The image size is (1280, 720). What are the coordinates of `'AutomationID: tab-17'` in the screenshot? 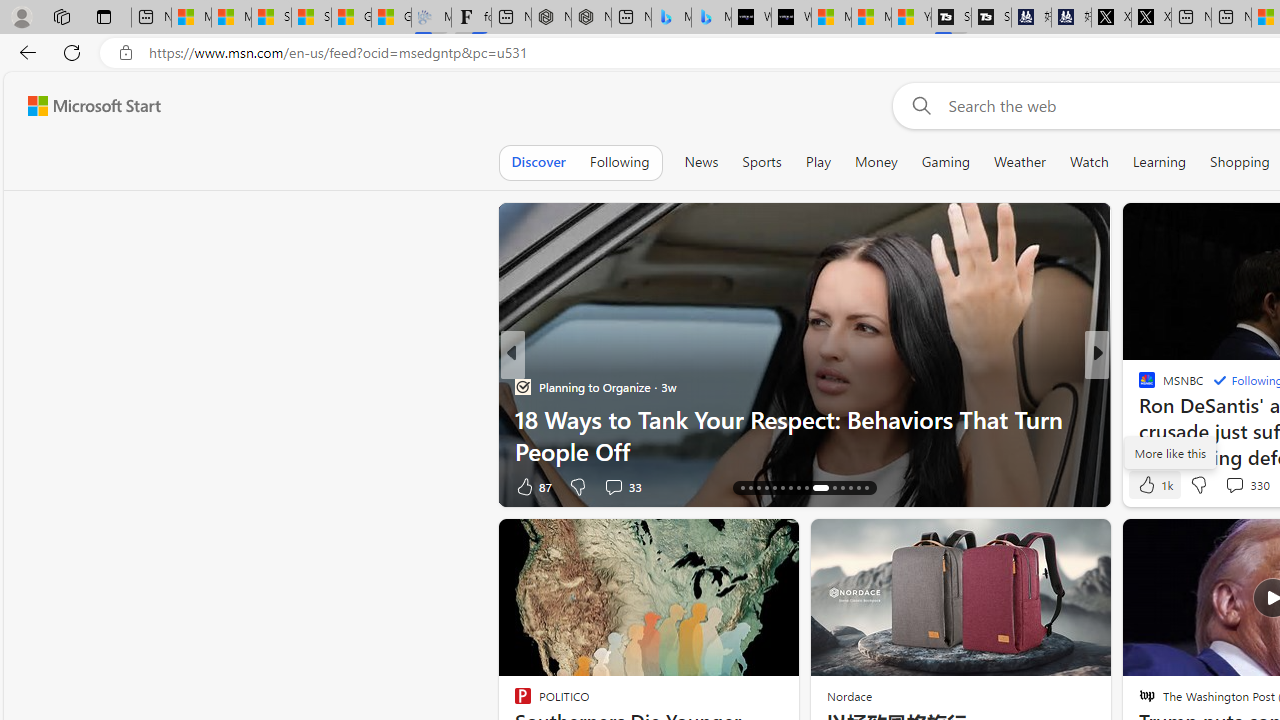 It's located at (749, 488).